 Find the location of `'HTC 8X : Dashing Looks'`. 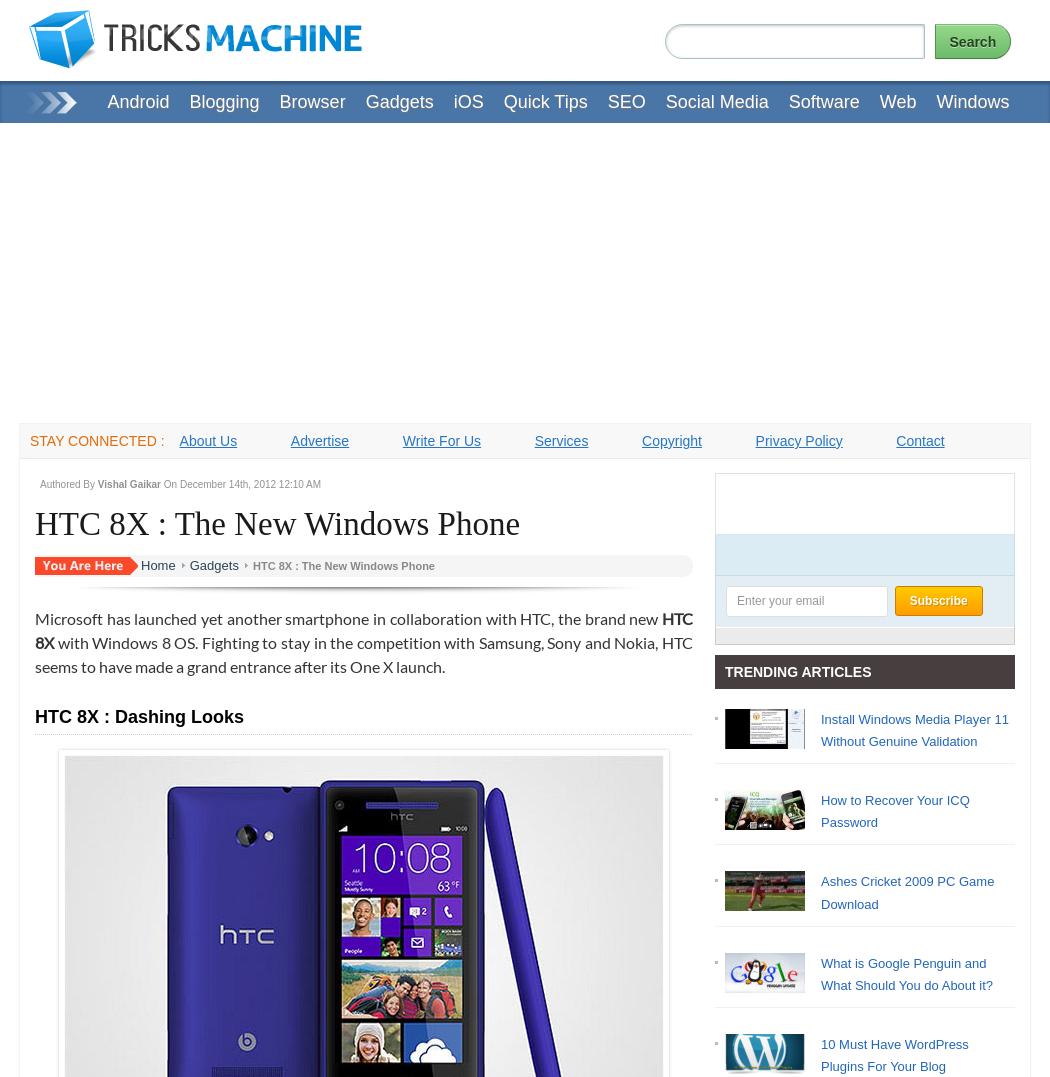

'HTC 8X : Dashing Looks' is located at coordinates (138, 715).